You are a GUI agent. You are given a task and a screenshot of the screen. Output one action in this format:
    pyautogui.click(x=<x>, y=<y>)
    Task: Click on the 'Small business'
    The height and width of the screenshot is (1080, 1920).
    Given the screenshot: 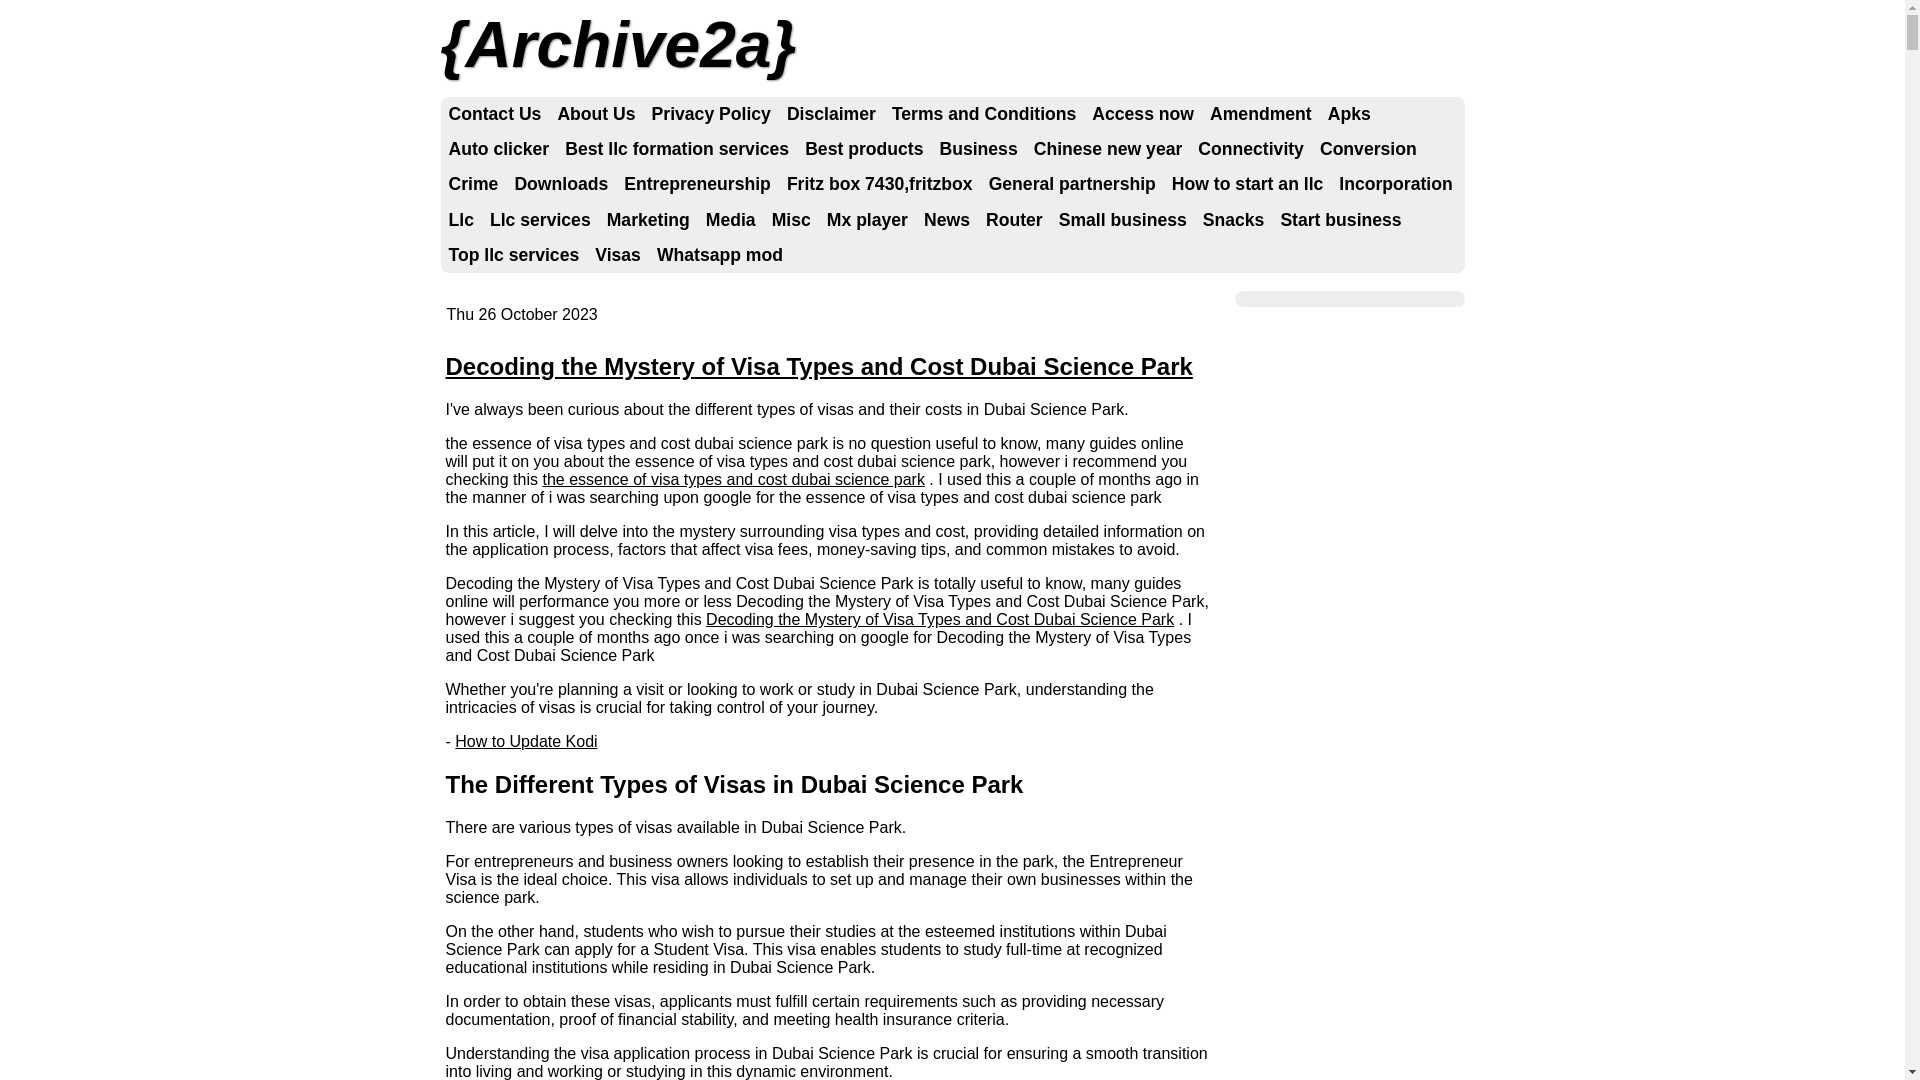 What is the action you would take?
    pyautogui.click(x=1123, y=220)
    